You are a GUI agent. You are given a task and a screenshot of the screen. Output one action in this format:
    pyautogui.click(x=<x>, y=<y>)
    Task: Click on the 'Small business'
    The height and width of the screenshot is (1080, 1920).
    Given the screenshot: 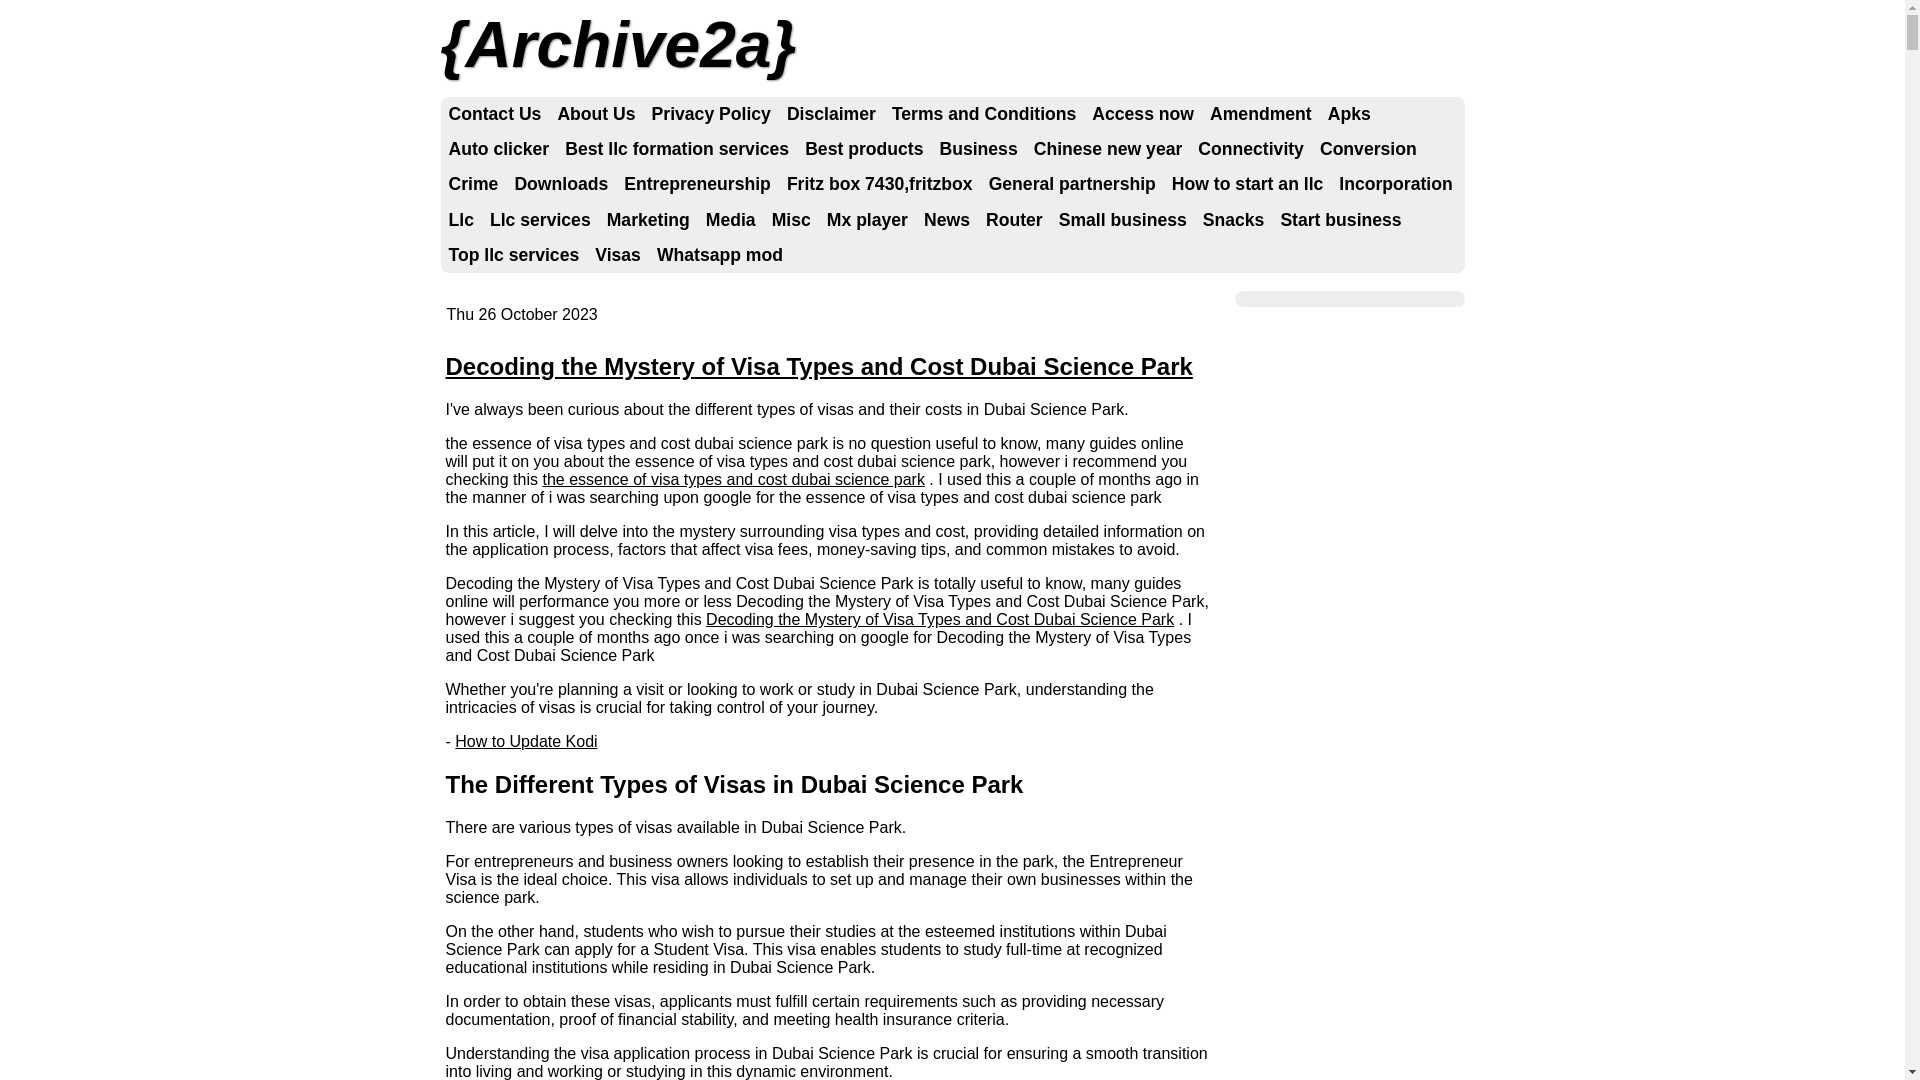 What is the action you would take?
    pyautogui.click(x=1123, y=220)
    